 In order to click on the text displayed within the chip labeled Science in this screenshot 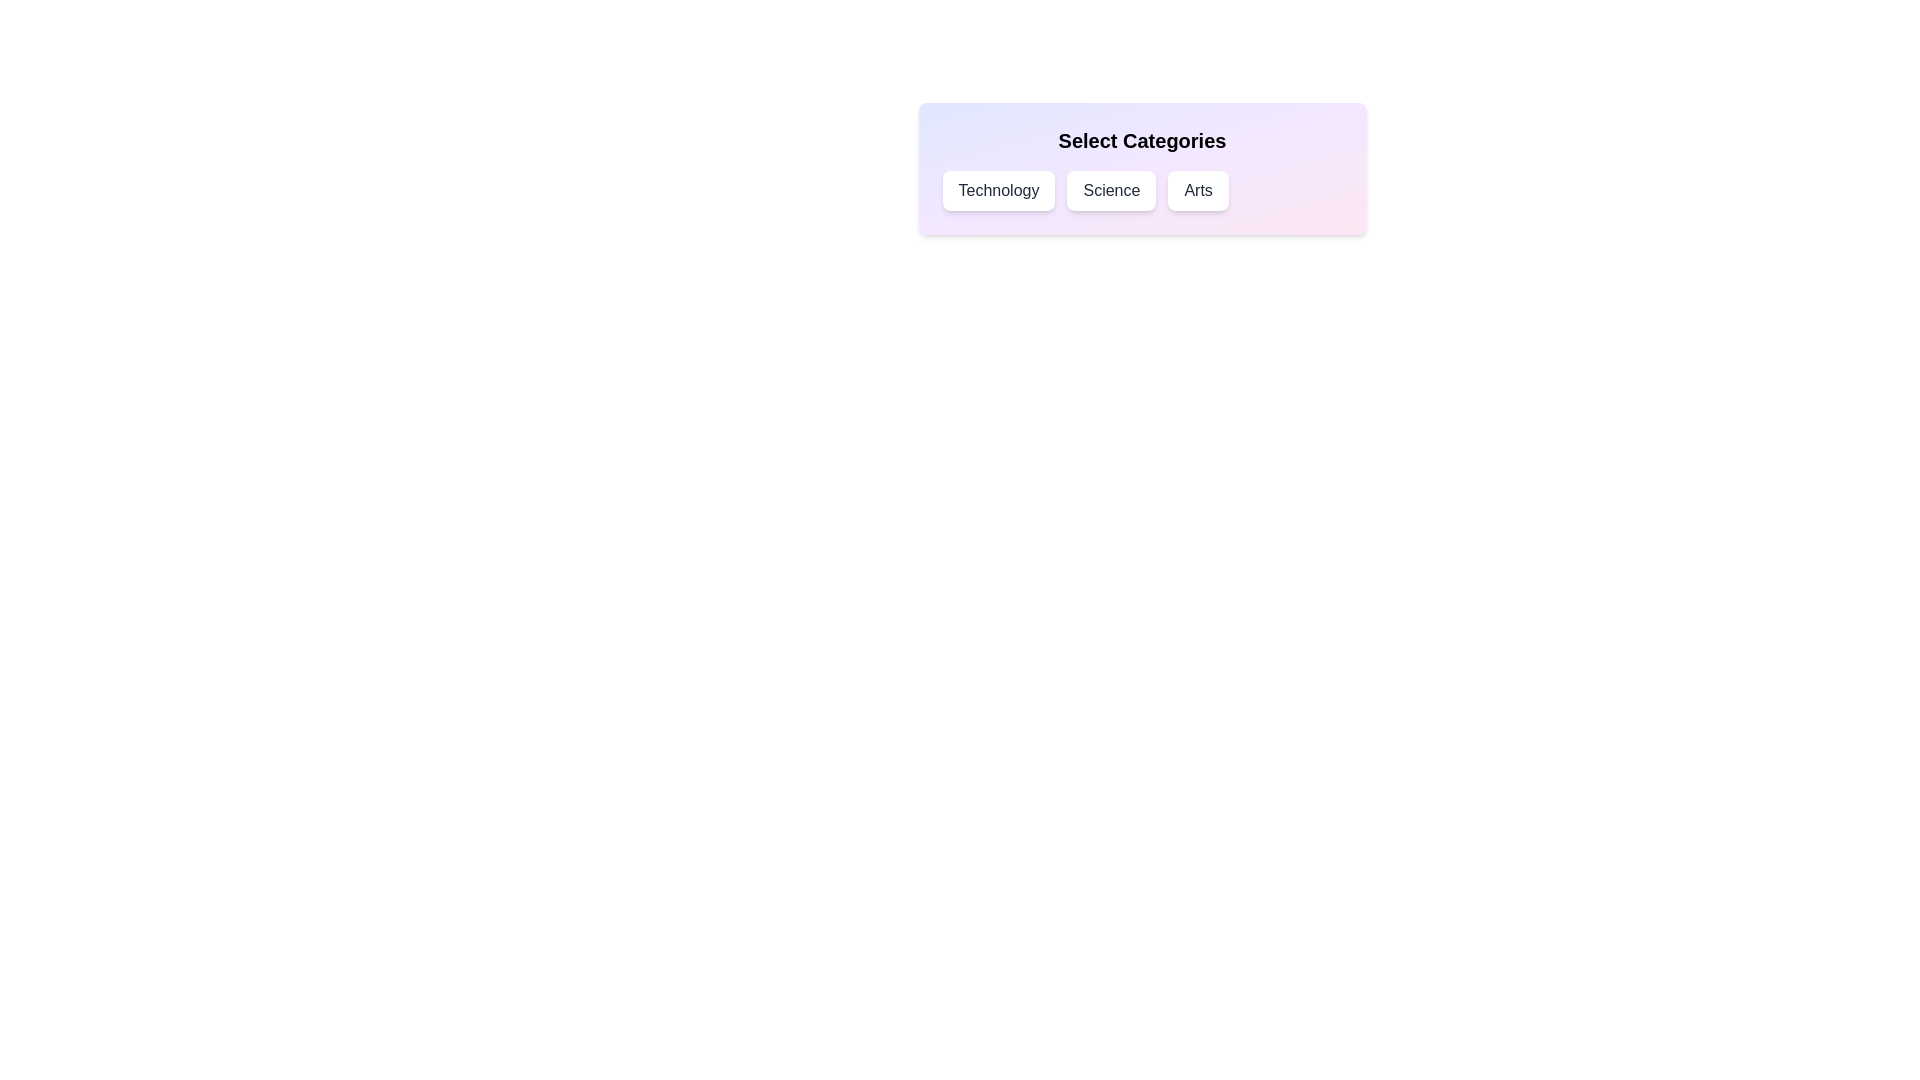, I will do `click(1110, 191)`.